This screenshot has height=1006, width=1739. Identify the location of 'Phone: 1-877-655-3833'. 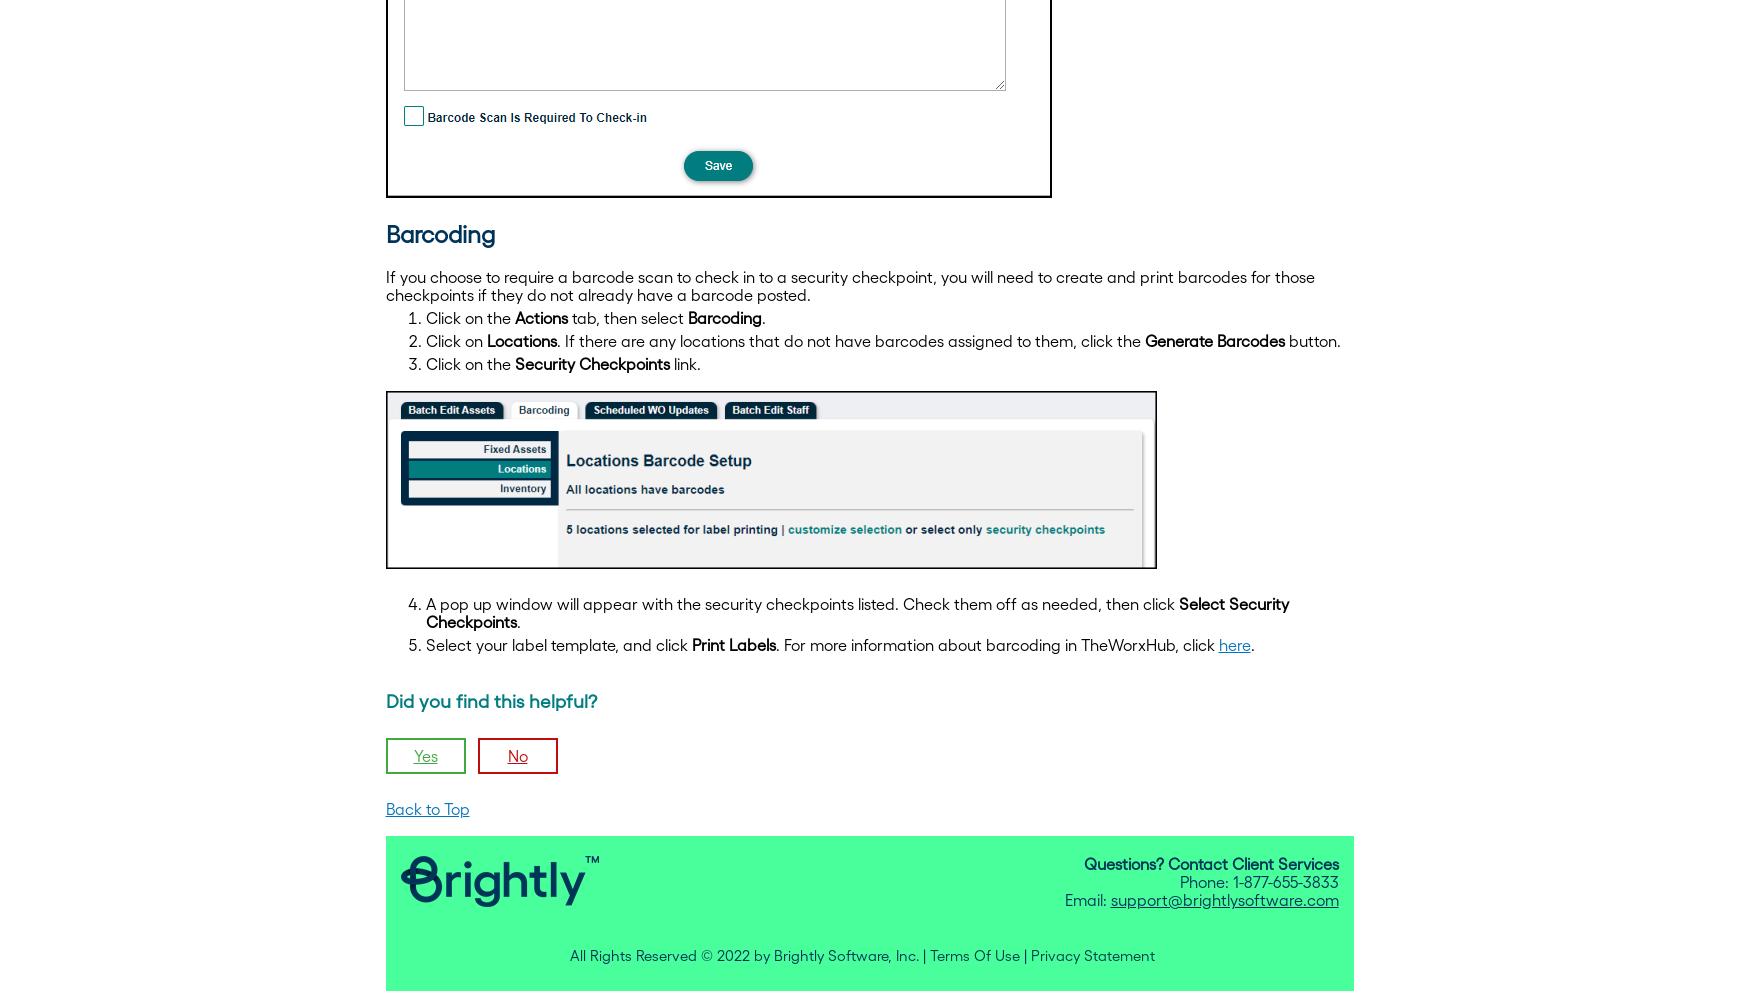
(1257, 880).